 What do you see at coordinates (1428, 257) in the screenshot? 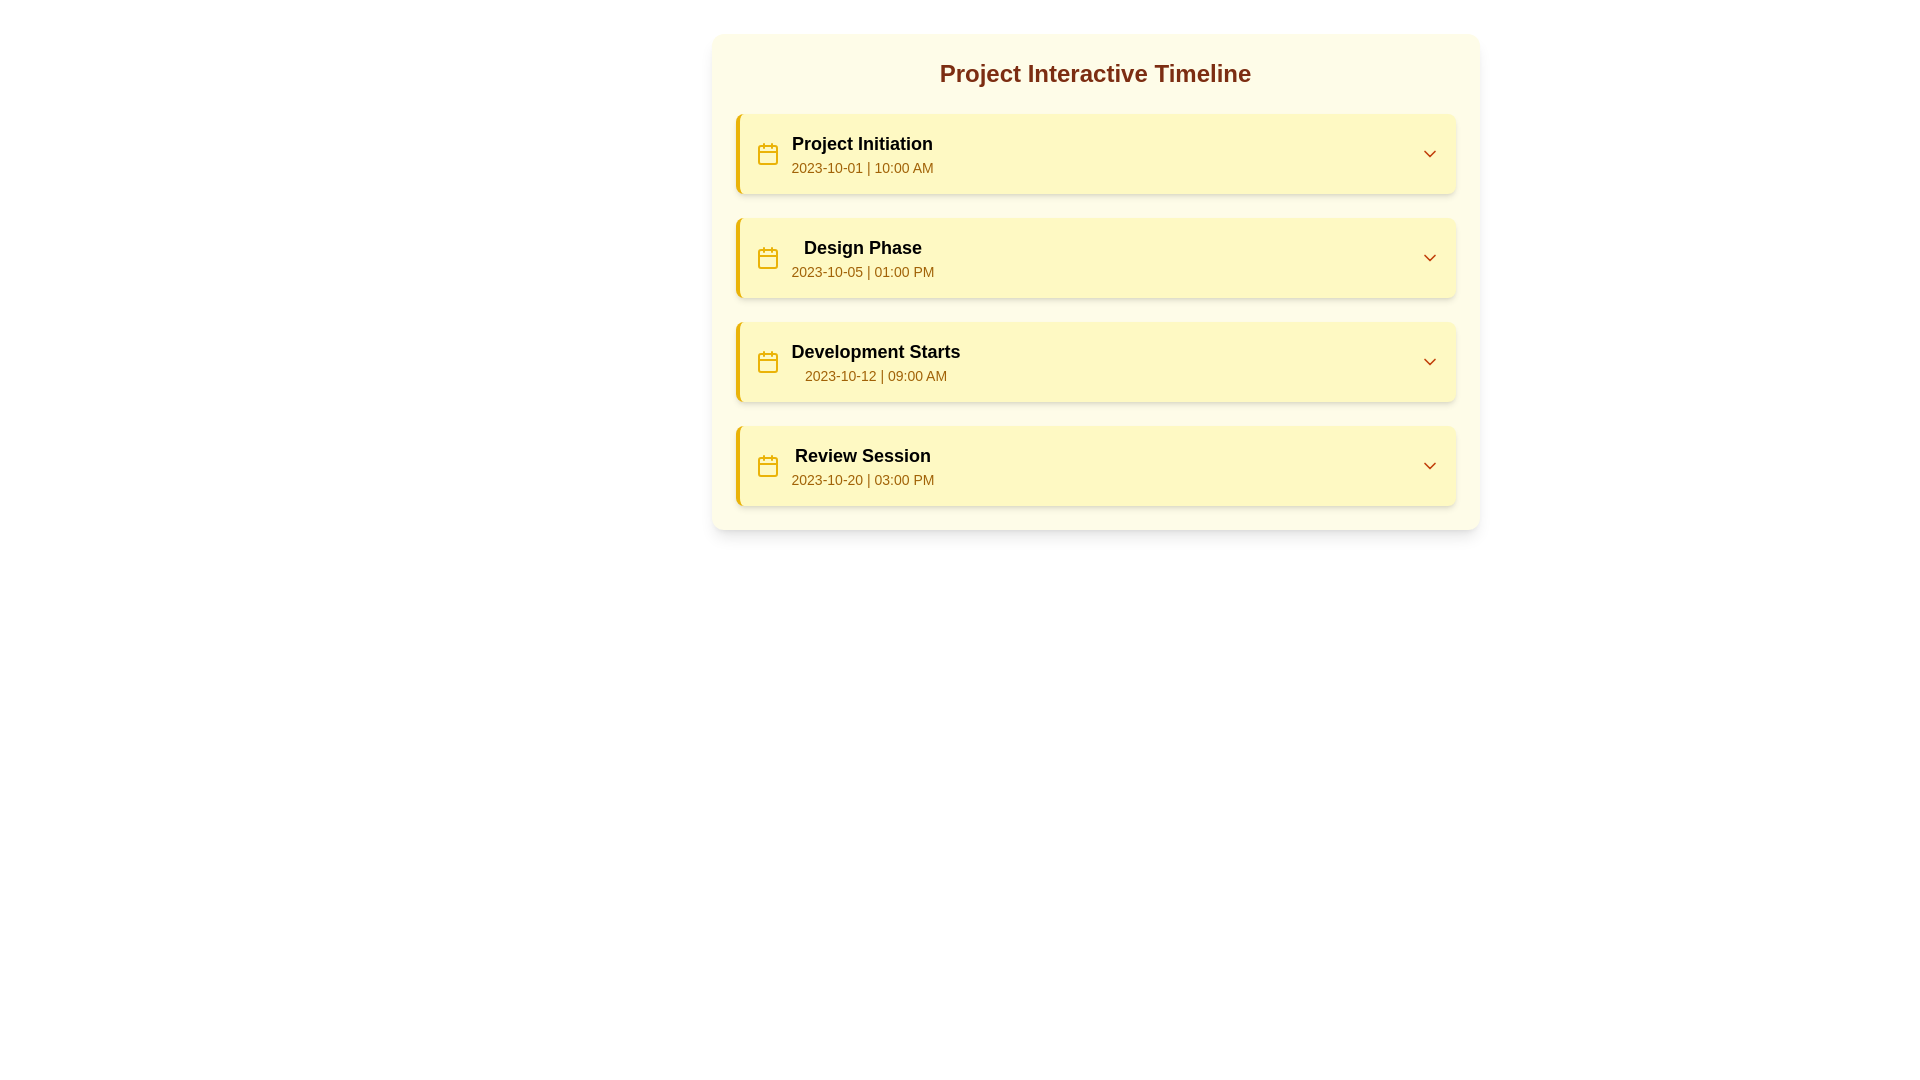
I see `the orange downward-facing chevron icon located at the far right of the 'Design Phase' section` at bounding box center [1428, 257].